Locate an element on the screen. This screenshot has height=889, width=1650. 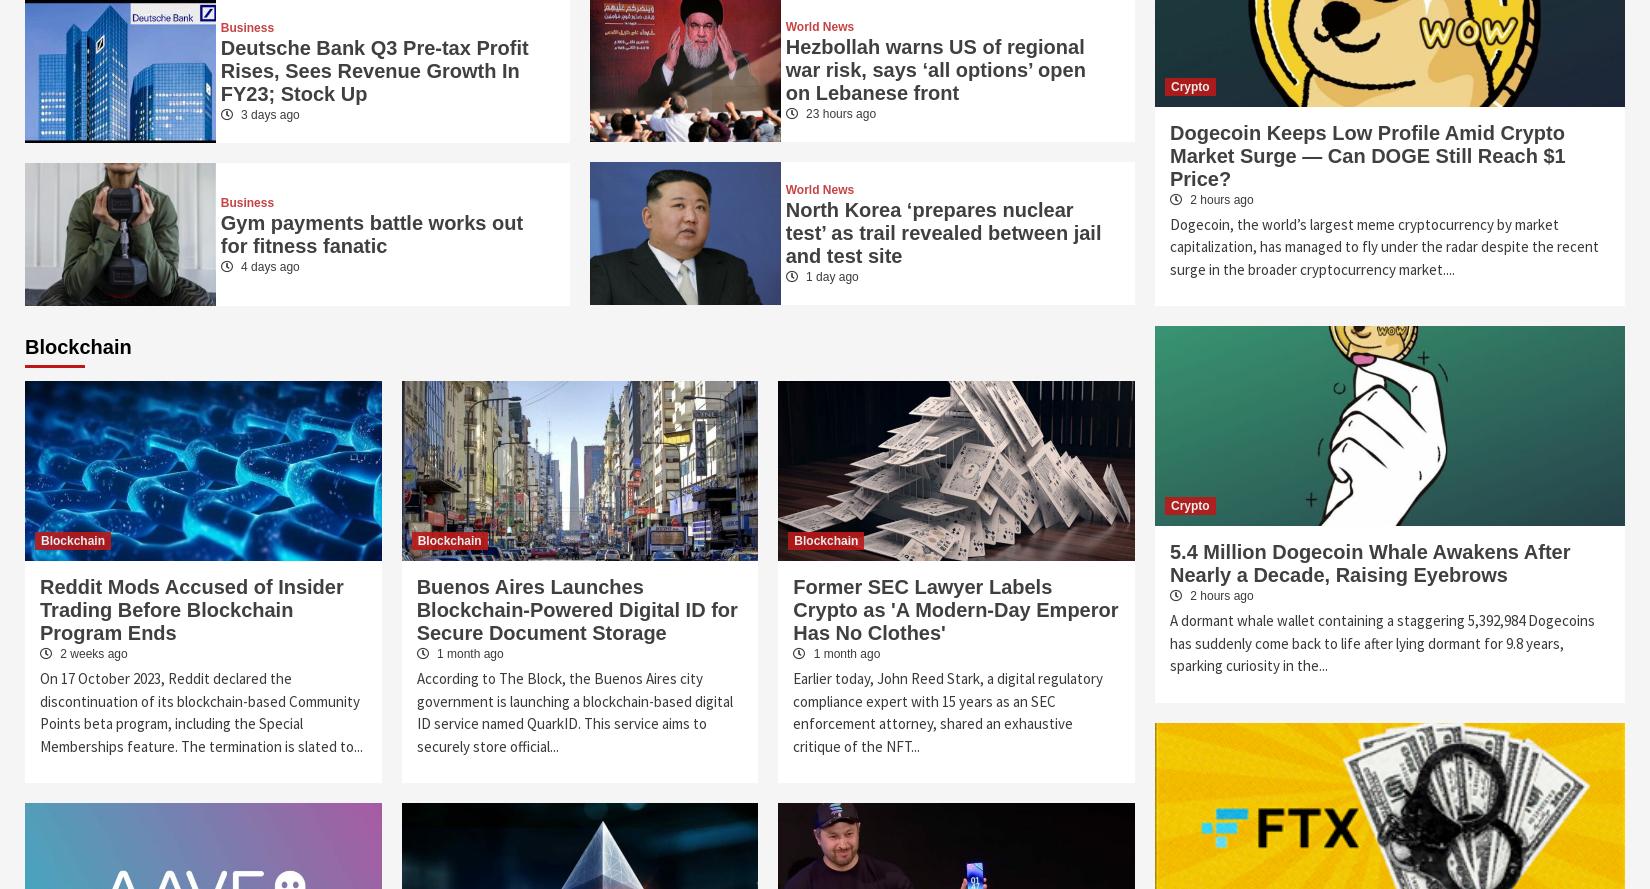
'2 weeks ago' is located at coordinates (56, 654).